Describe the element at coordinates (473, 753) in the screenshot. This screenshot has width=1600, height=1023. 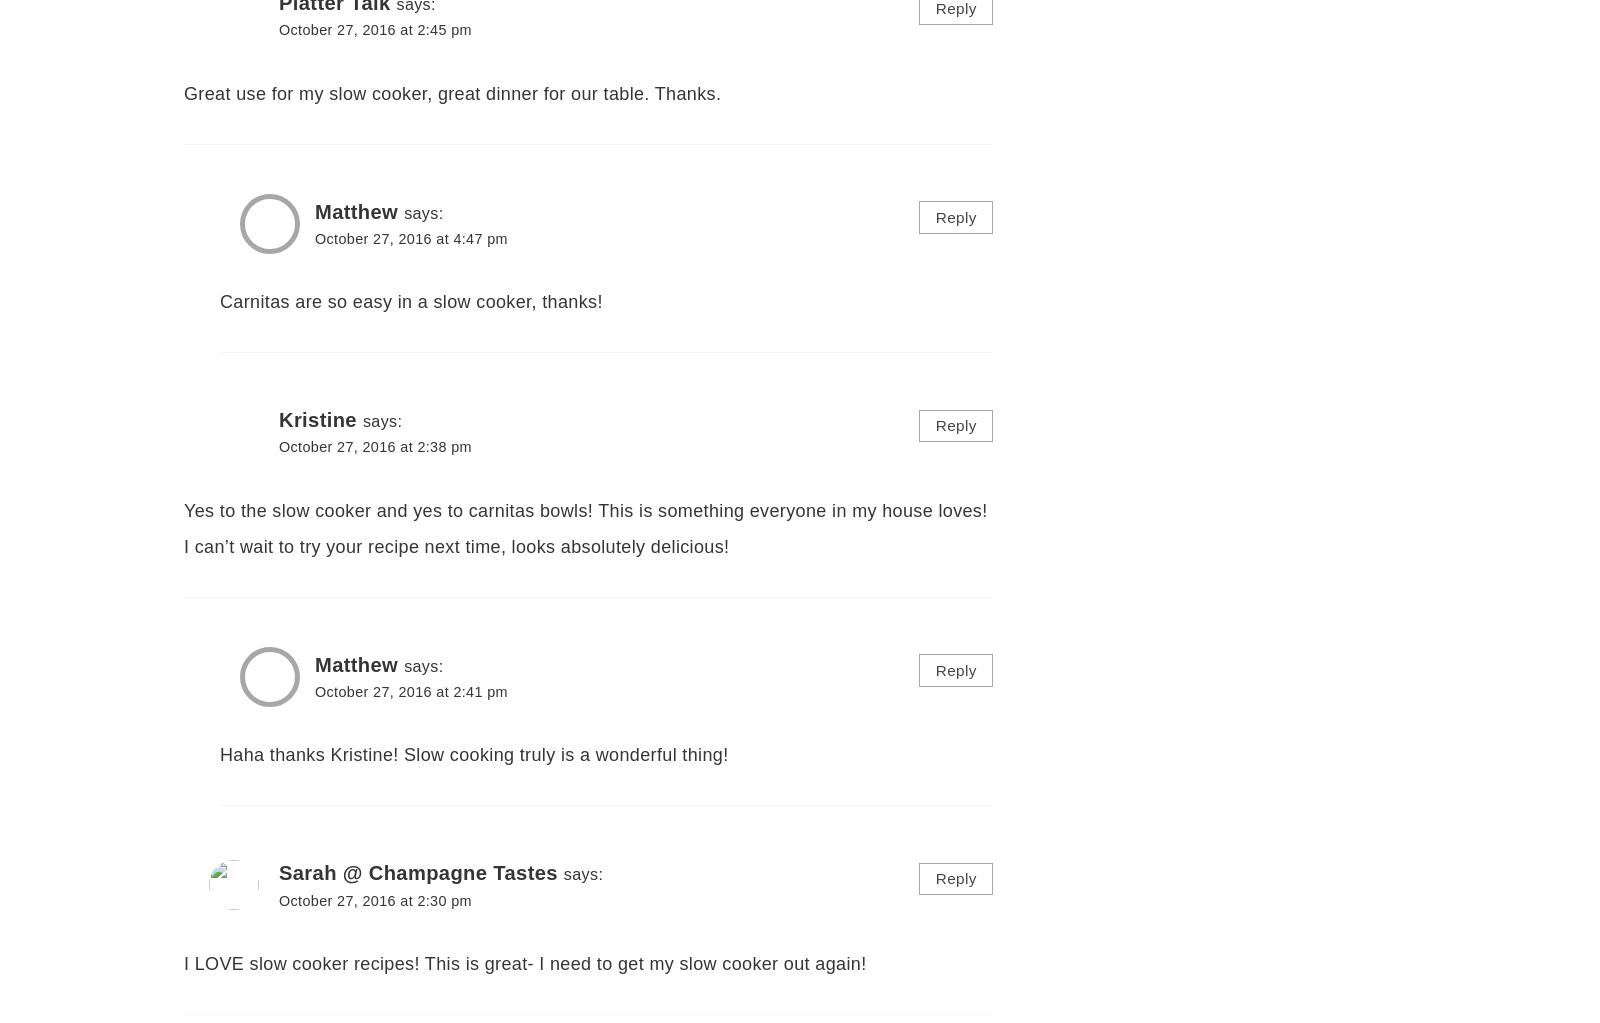
I see `'Haha thanks Kristine! Slow cooking truly is a wonderful thing!'` at that location.